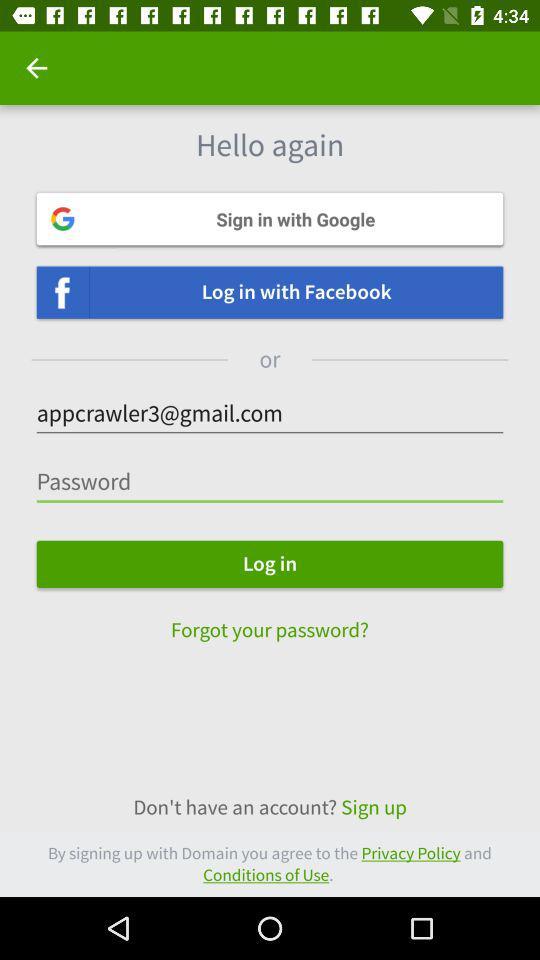 This screenshot has width=540, height=960. Describe the element at coordinates (270, 863) in the screenshot. I see `item below don t have item` at that location.